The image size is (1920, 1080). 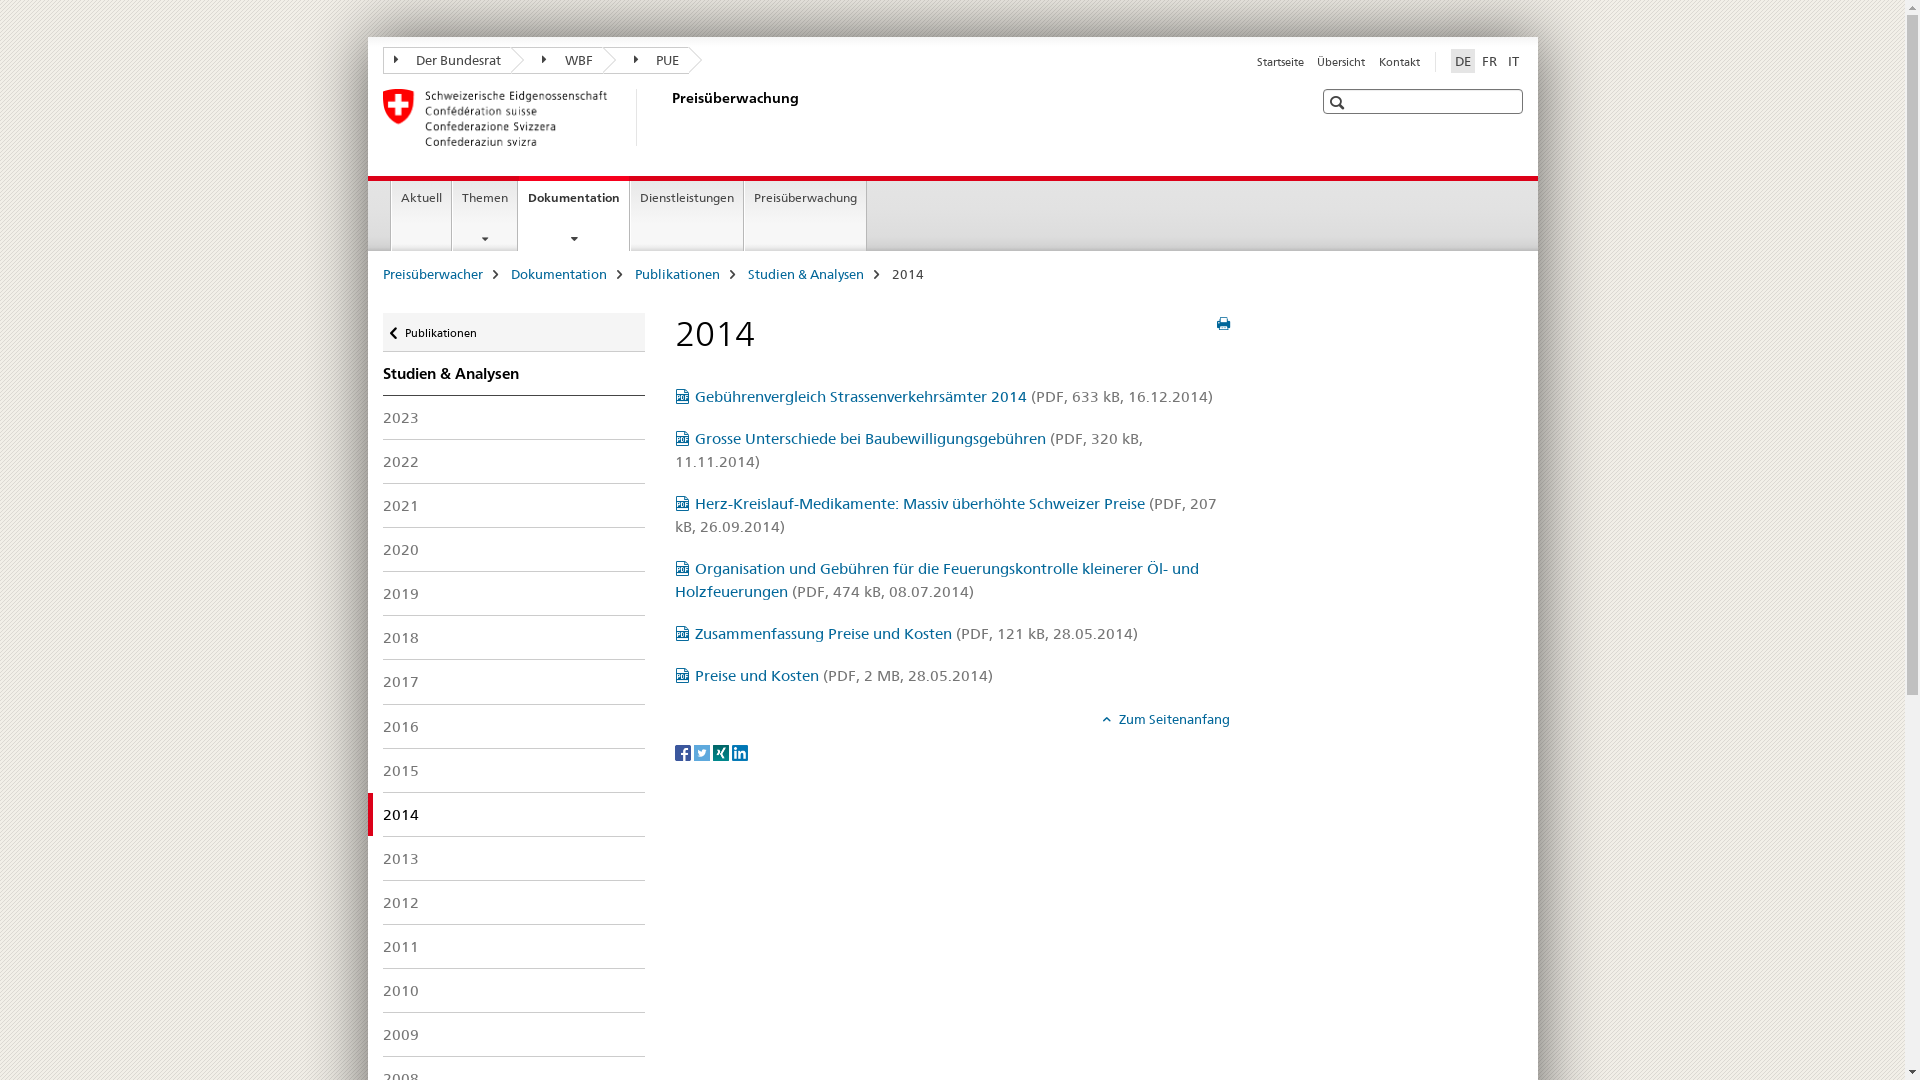 I want to click on 'WBF', so click(x=556, y=59).